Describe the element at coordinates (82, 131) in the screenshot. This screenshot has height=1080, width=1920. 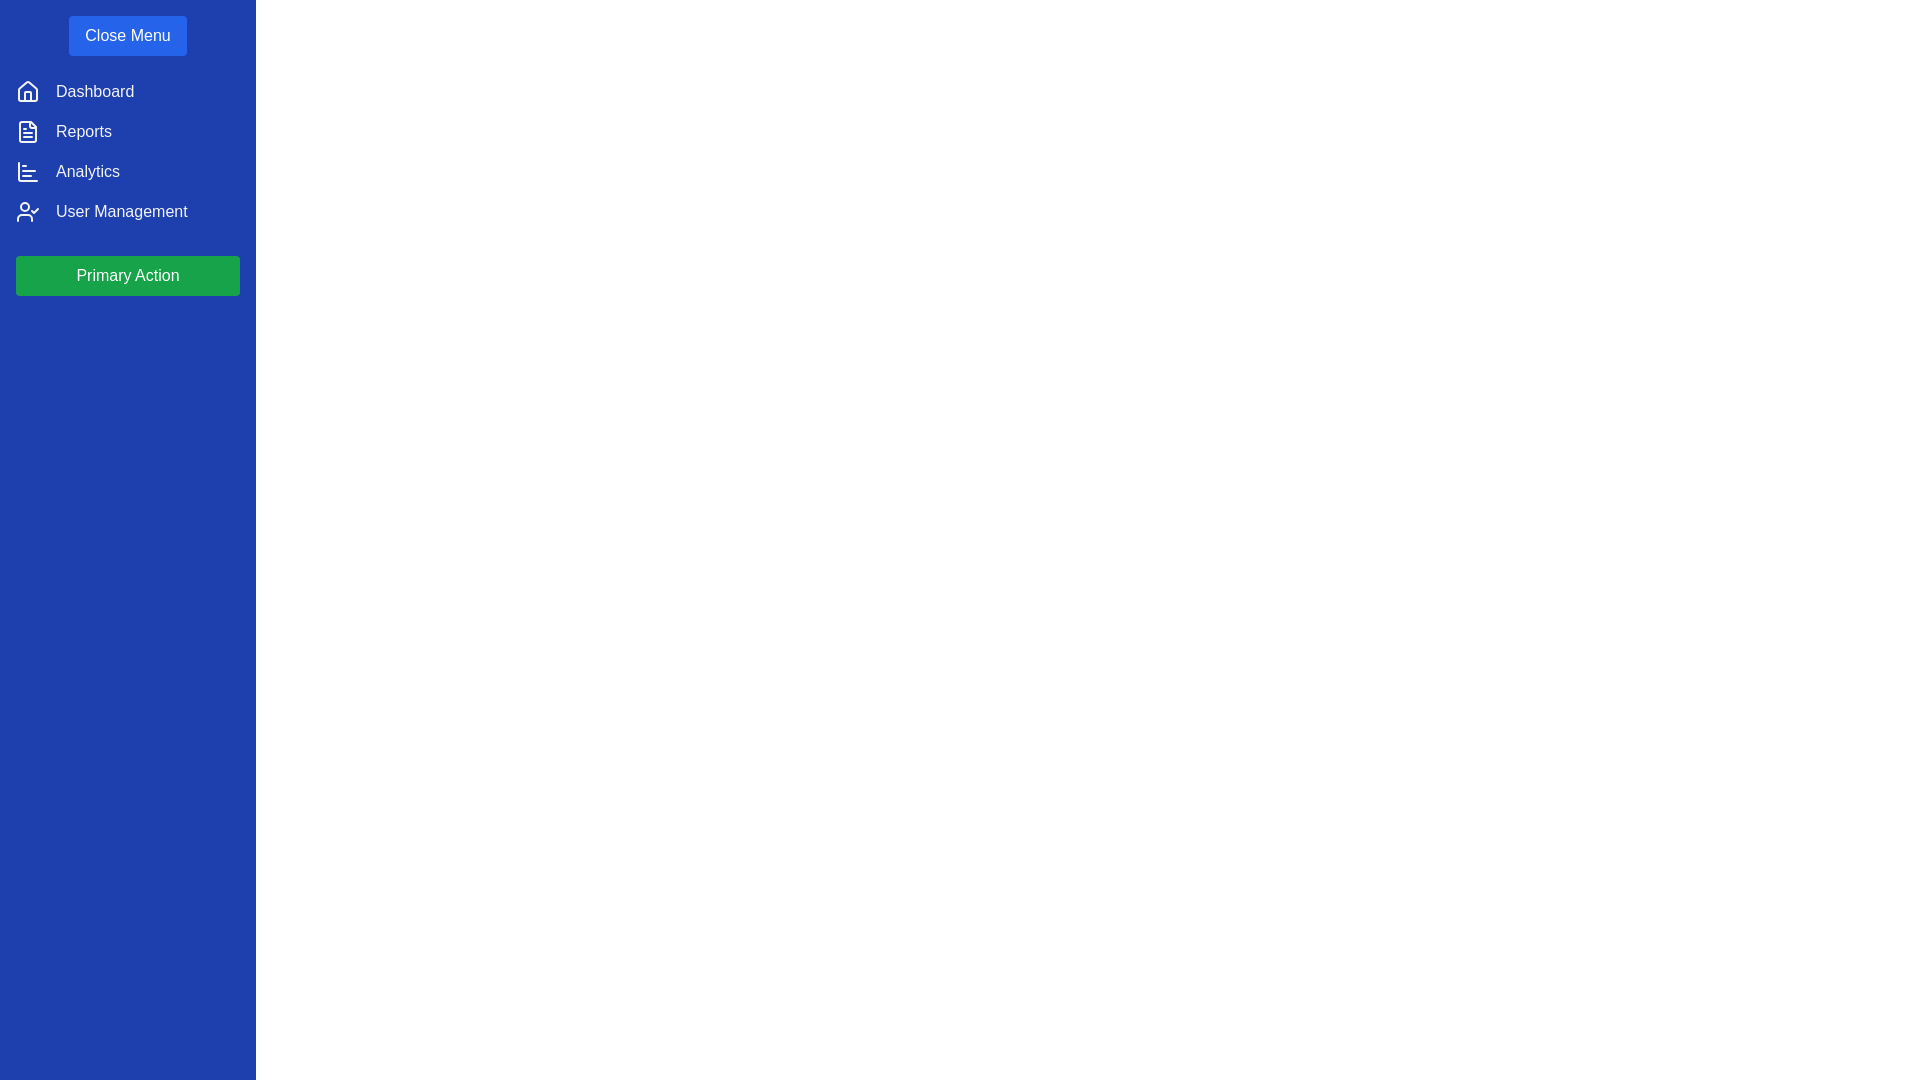
I see `the navigation item Reports from the list` at that location.